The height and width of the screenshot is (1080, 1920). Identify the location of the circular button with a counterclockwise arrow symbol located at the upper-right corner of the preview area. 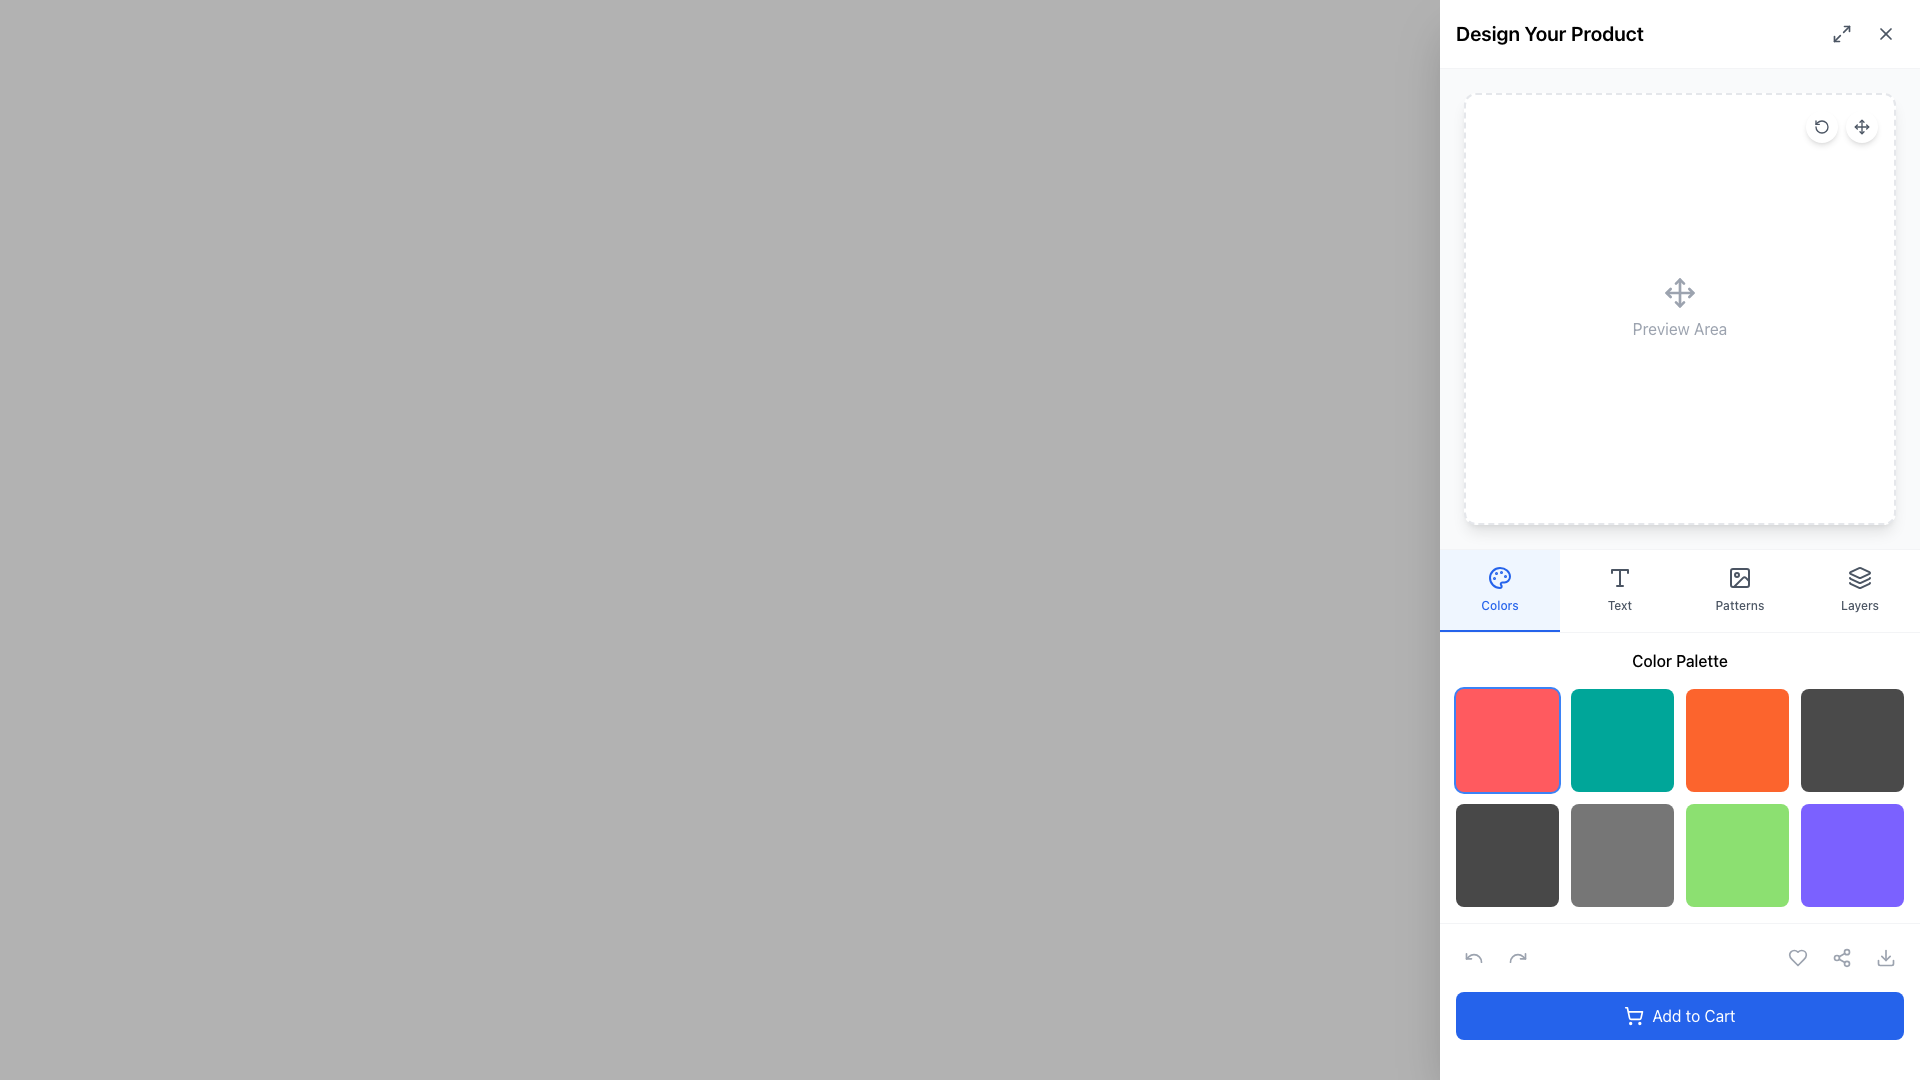
(1822, 127).